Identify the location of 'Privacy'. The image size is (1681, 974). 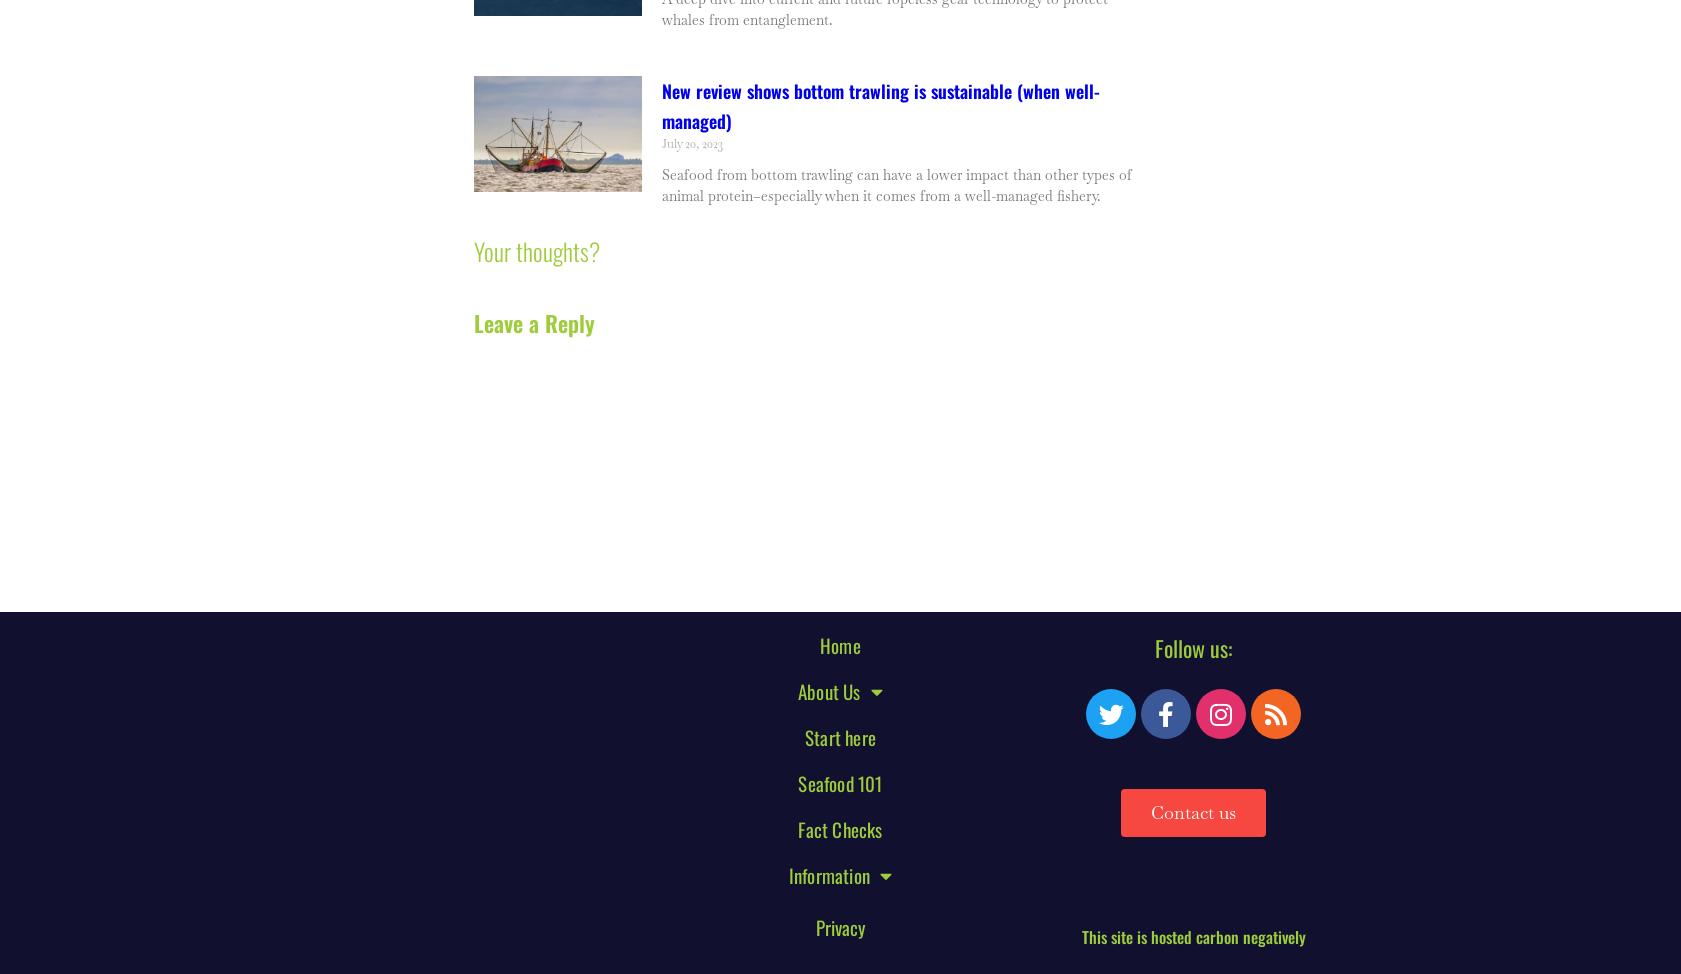
(838, 925).